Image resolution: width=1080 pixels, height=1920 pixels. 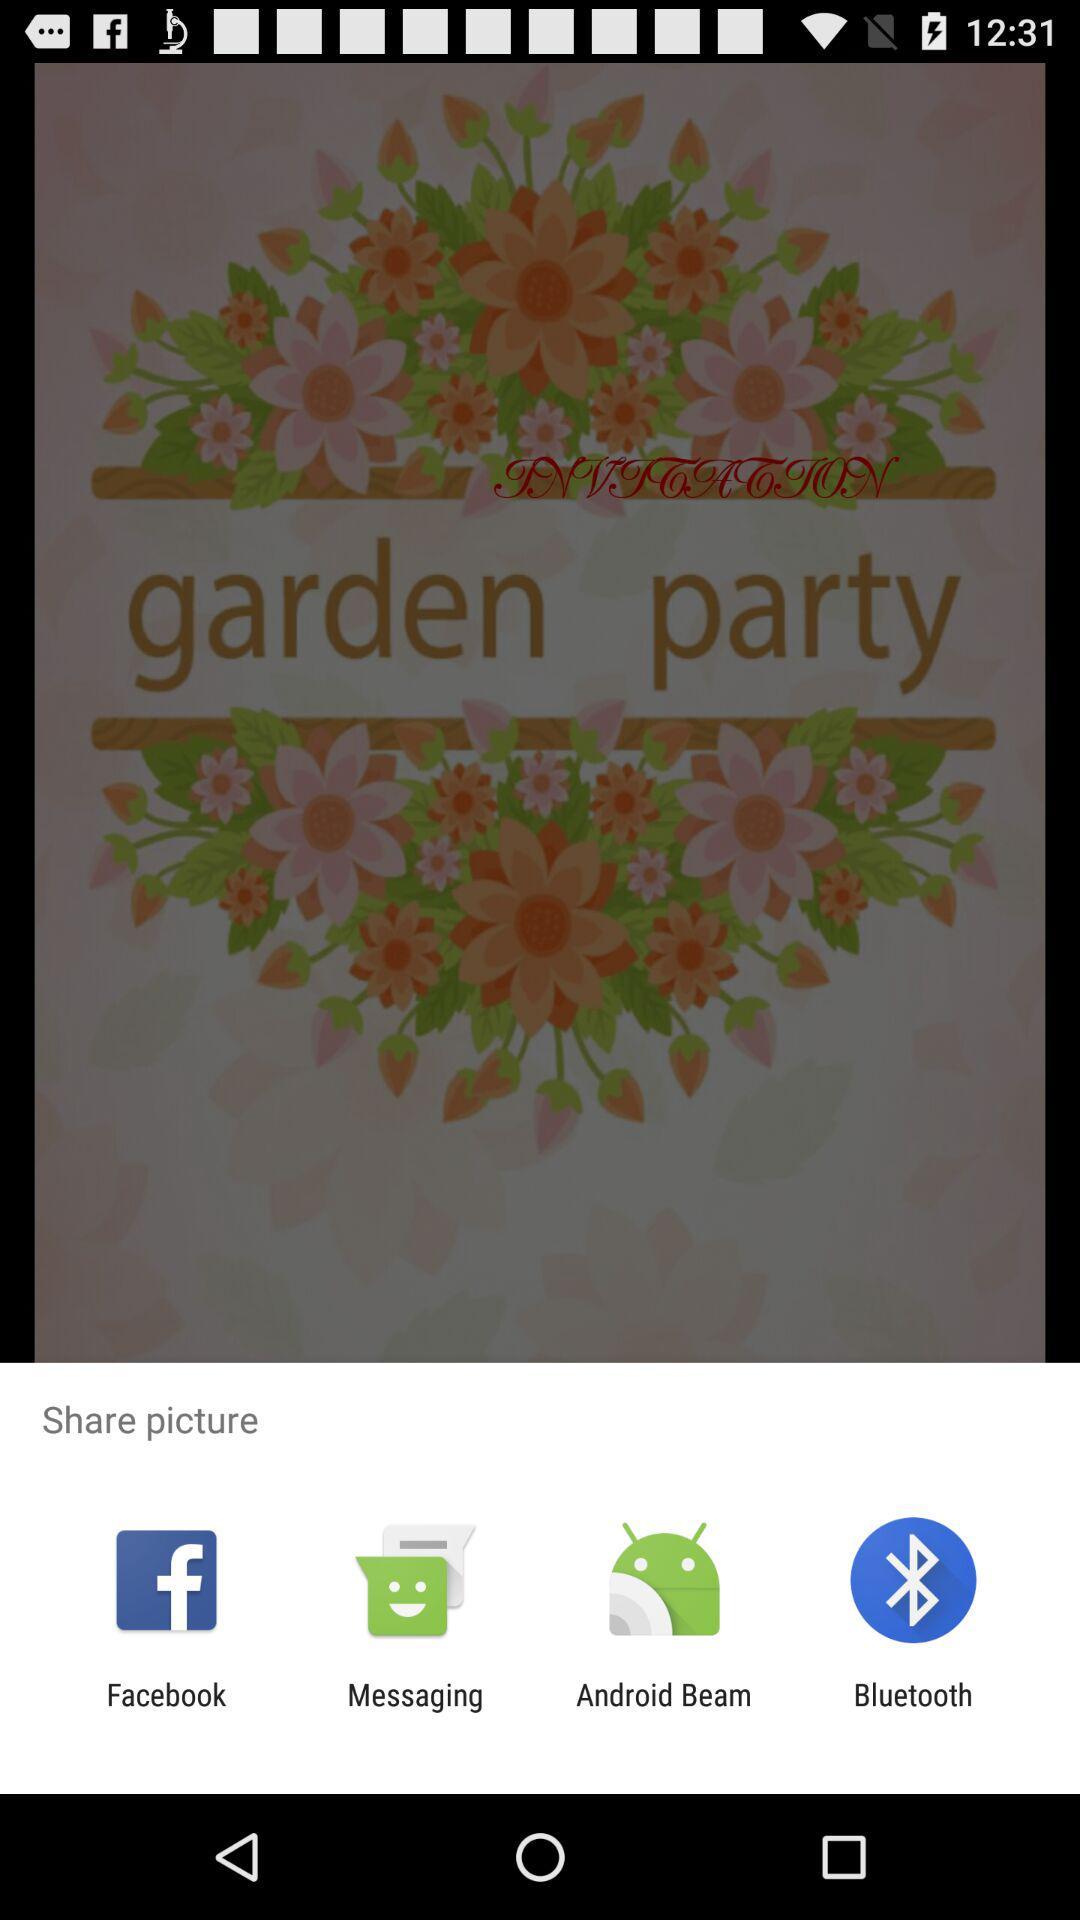 What do you see at coordinates (414, 1711) in the screenshot?
I see `app next to android beam icon` at bounding box center [414, 1711].